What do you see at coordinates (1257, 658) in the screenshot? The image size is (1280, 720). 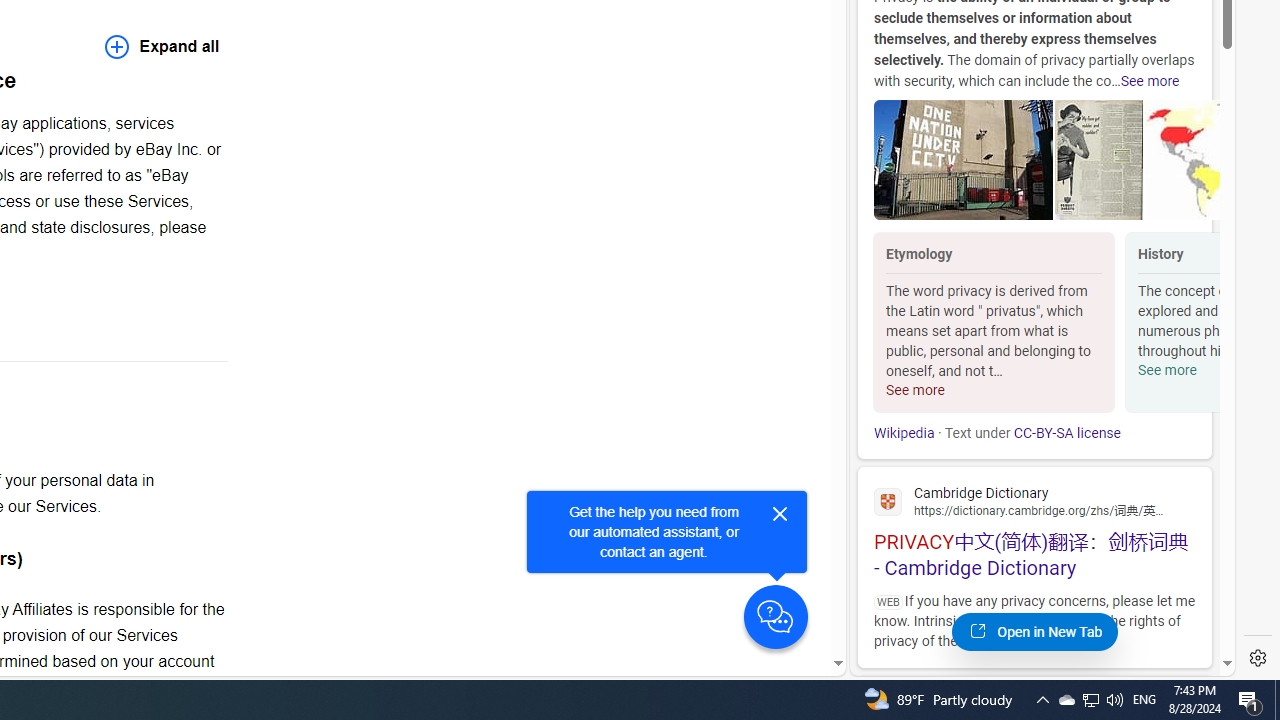 I see `'Settings'` at bounding box center [1257, 658].